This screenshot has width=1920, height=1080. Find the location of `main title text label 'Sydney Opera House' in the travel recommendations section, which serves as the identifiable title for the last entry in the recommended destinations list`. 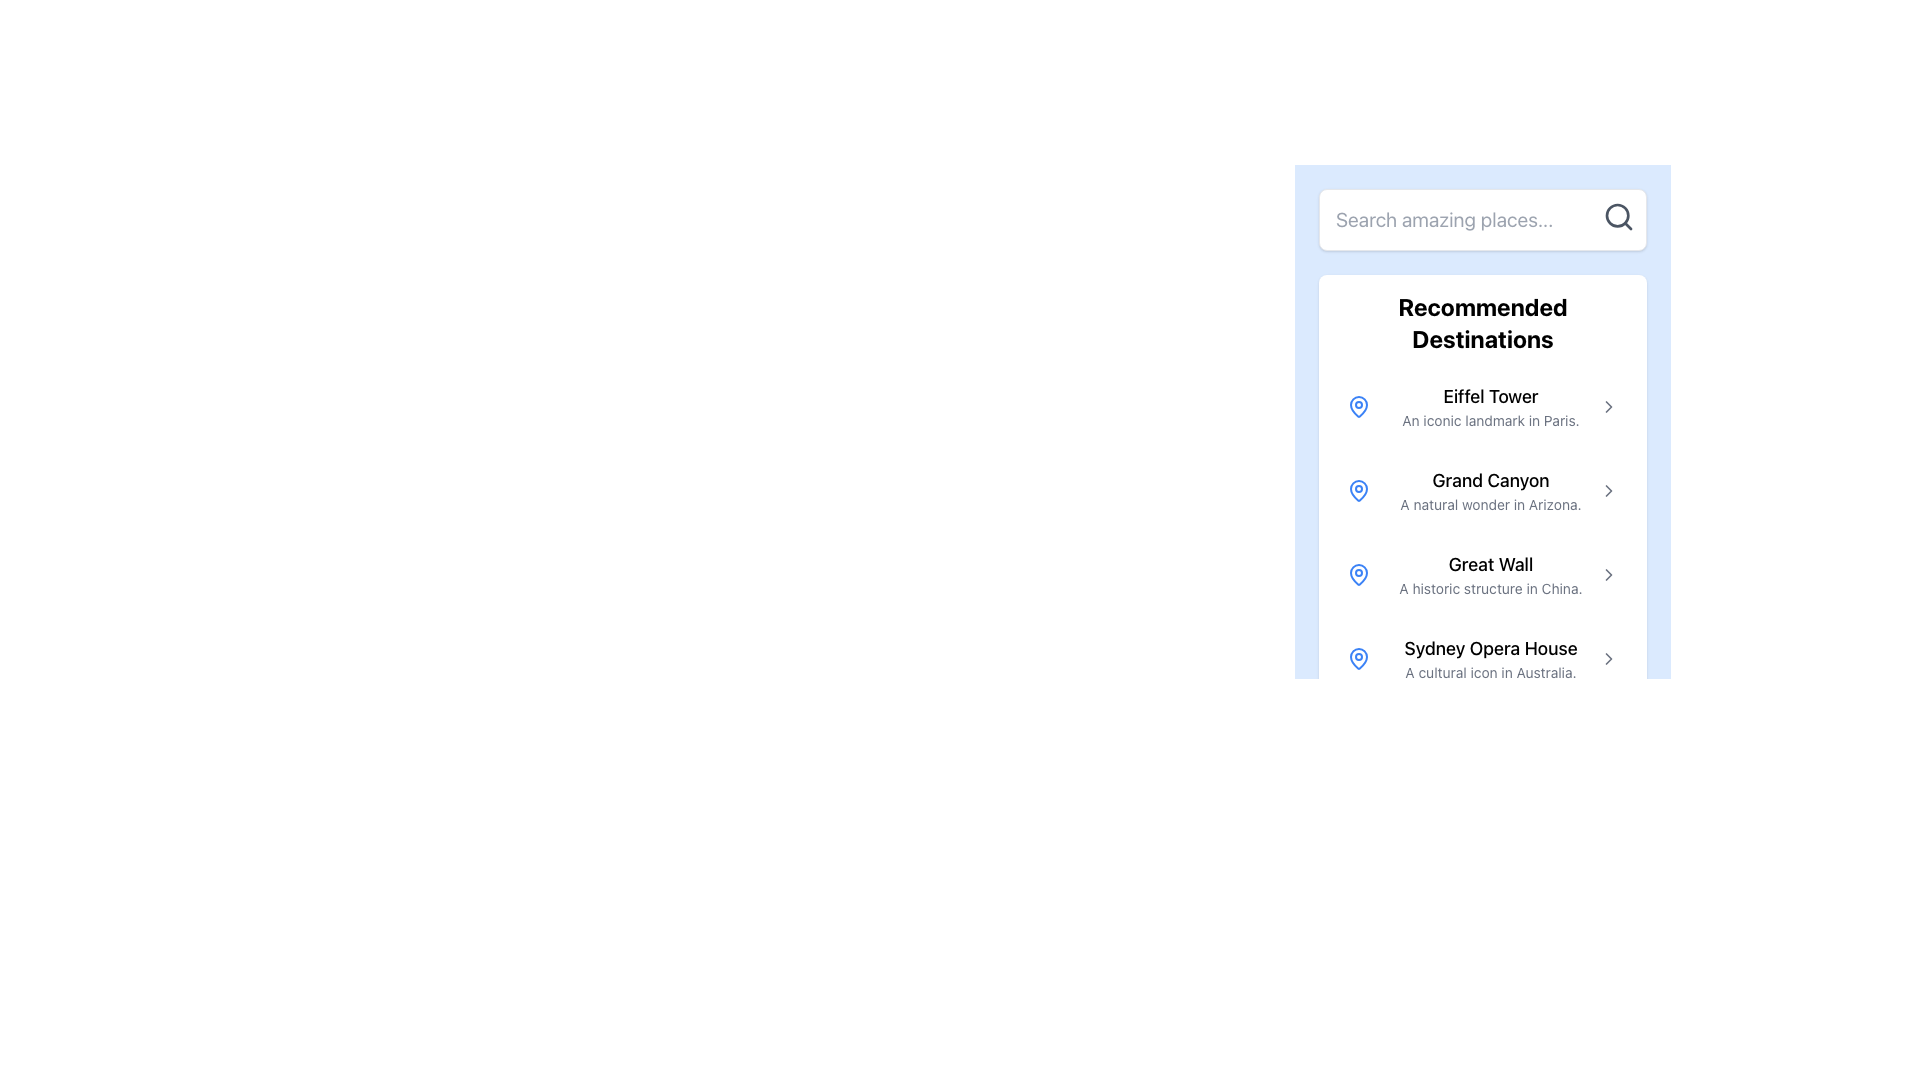

main title text label 'Sydney Opera House' in the travel recommendations section, which serves as the identifiable title for the last entry in the recommended destinations list is located at coordinates (1491, 648).